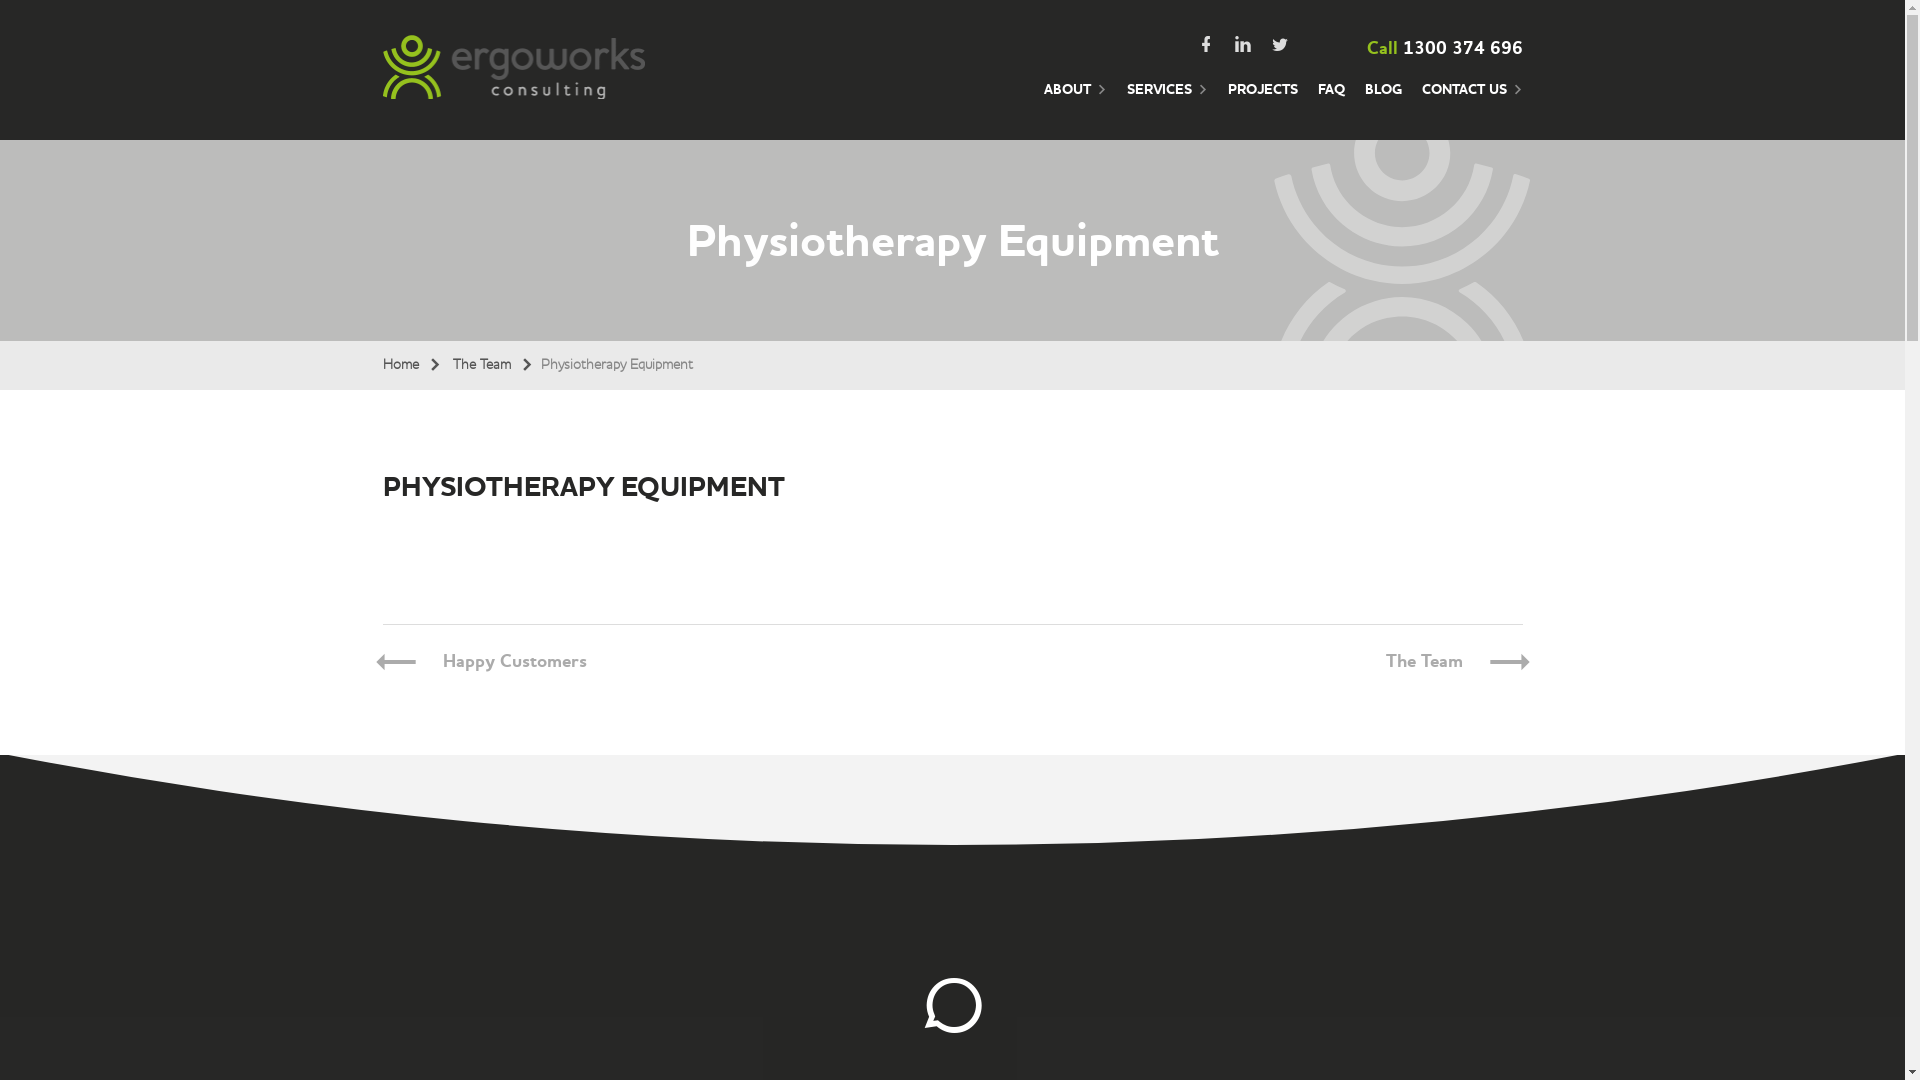  What do you see at coordinates (1462, 46) in the screenshot?
I see `'1300 374 696'` at bounding box center [1462, 46].